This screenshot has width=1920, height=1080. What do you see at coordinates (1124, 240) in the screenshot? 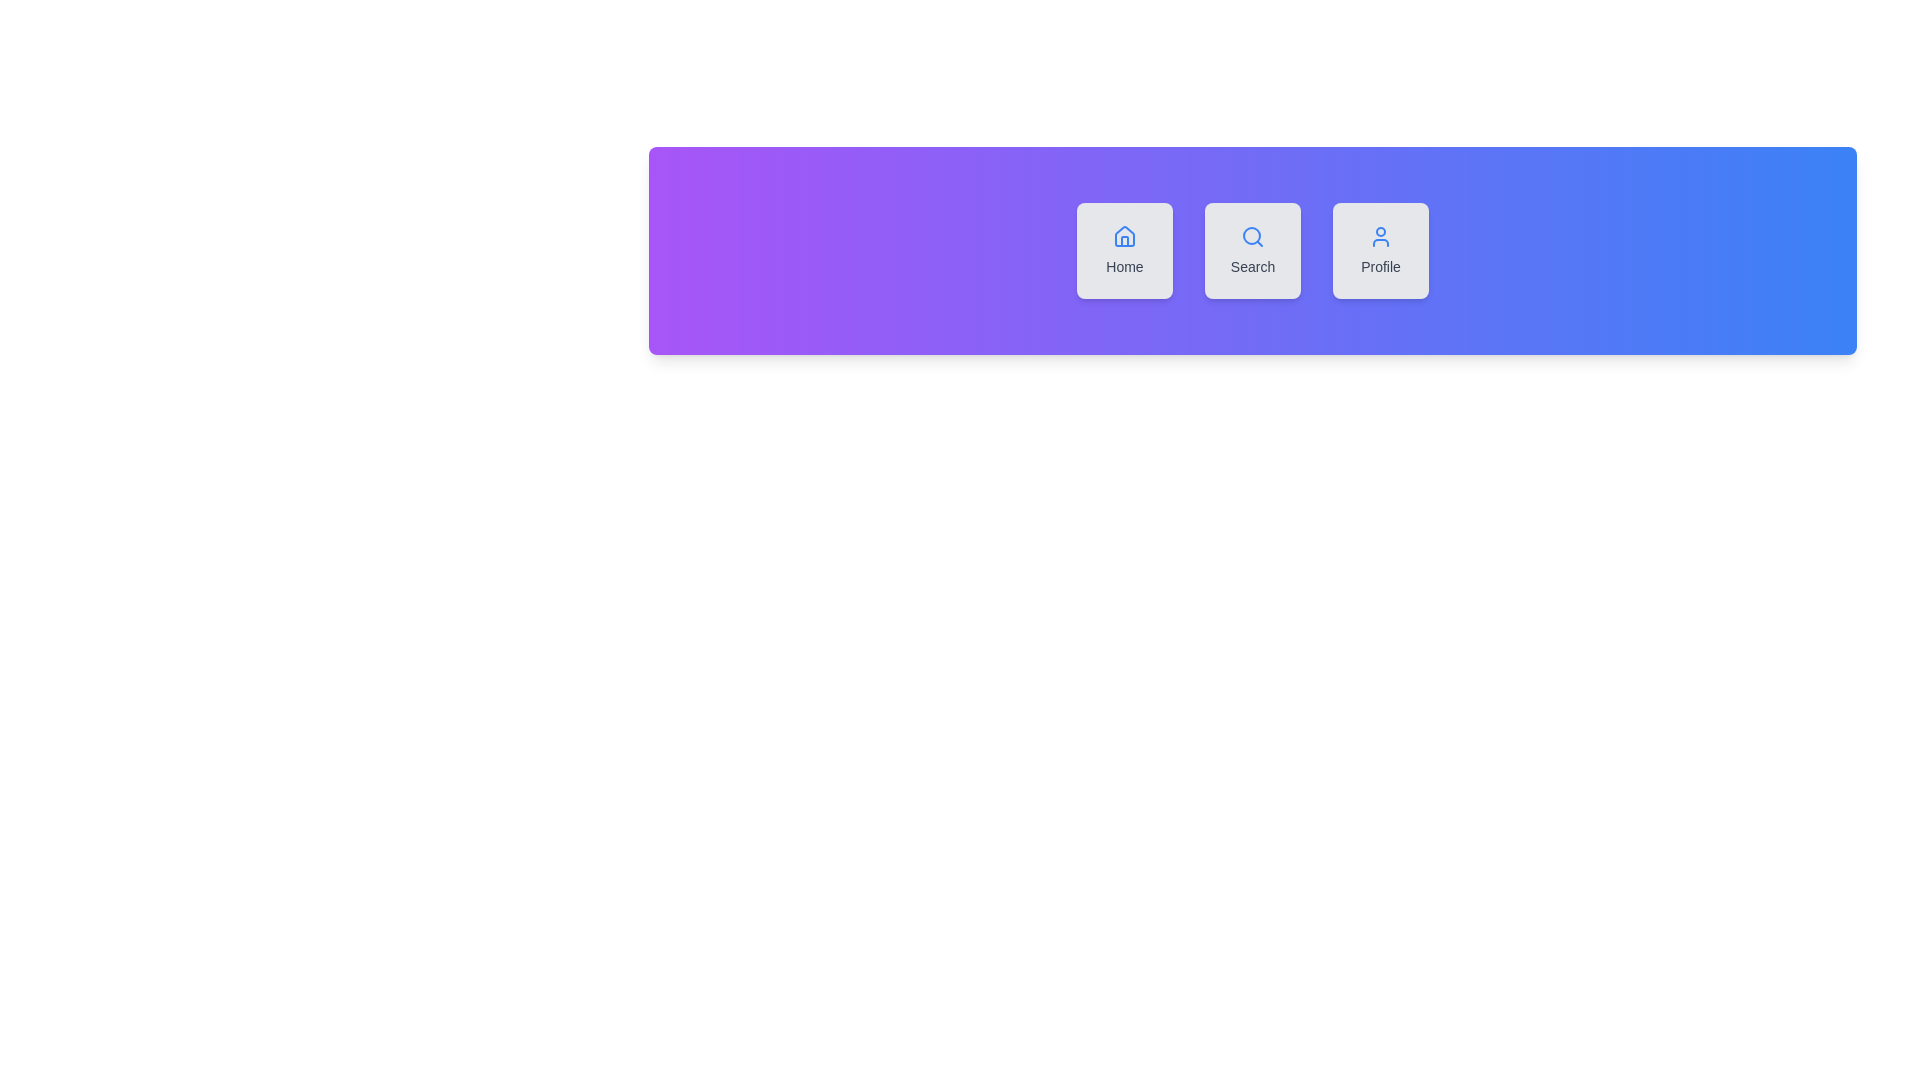
I see `the door icon of the house in the navigation bar when tabbing through elements` at bounding box center [1124, 240].